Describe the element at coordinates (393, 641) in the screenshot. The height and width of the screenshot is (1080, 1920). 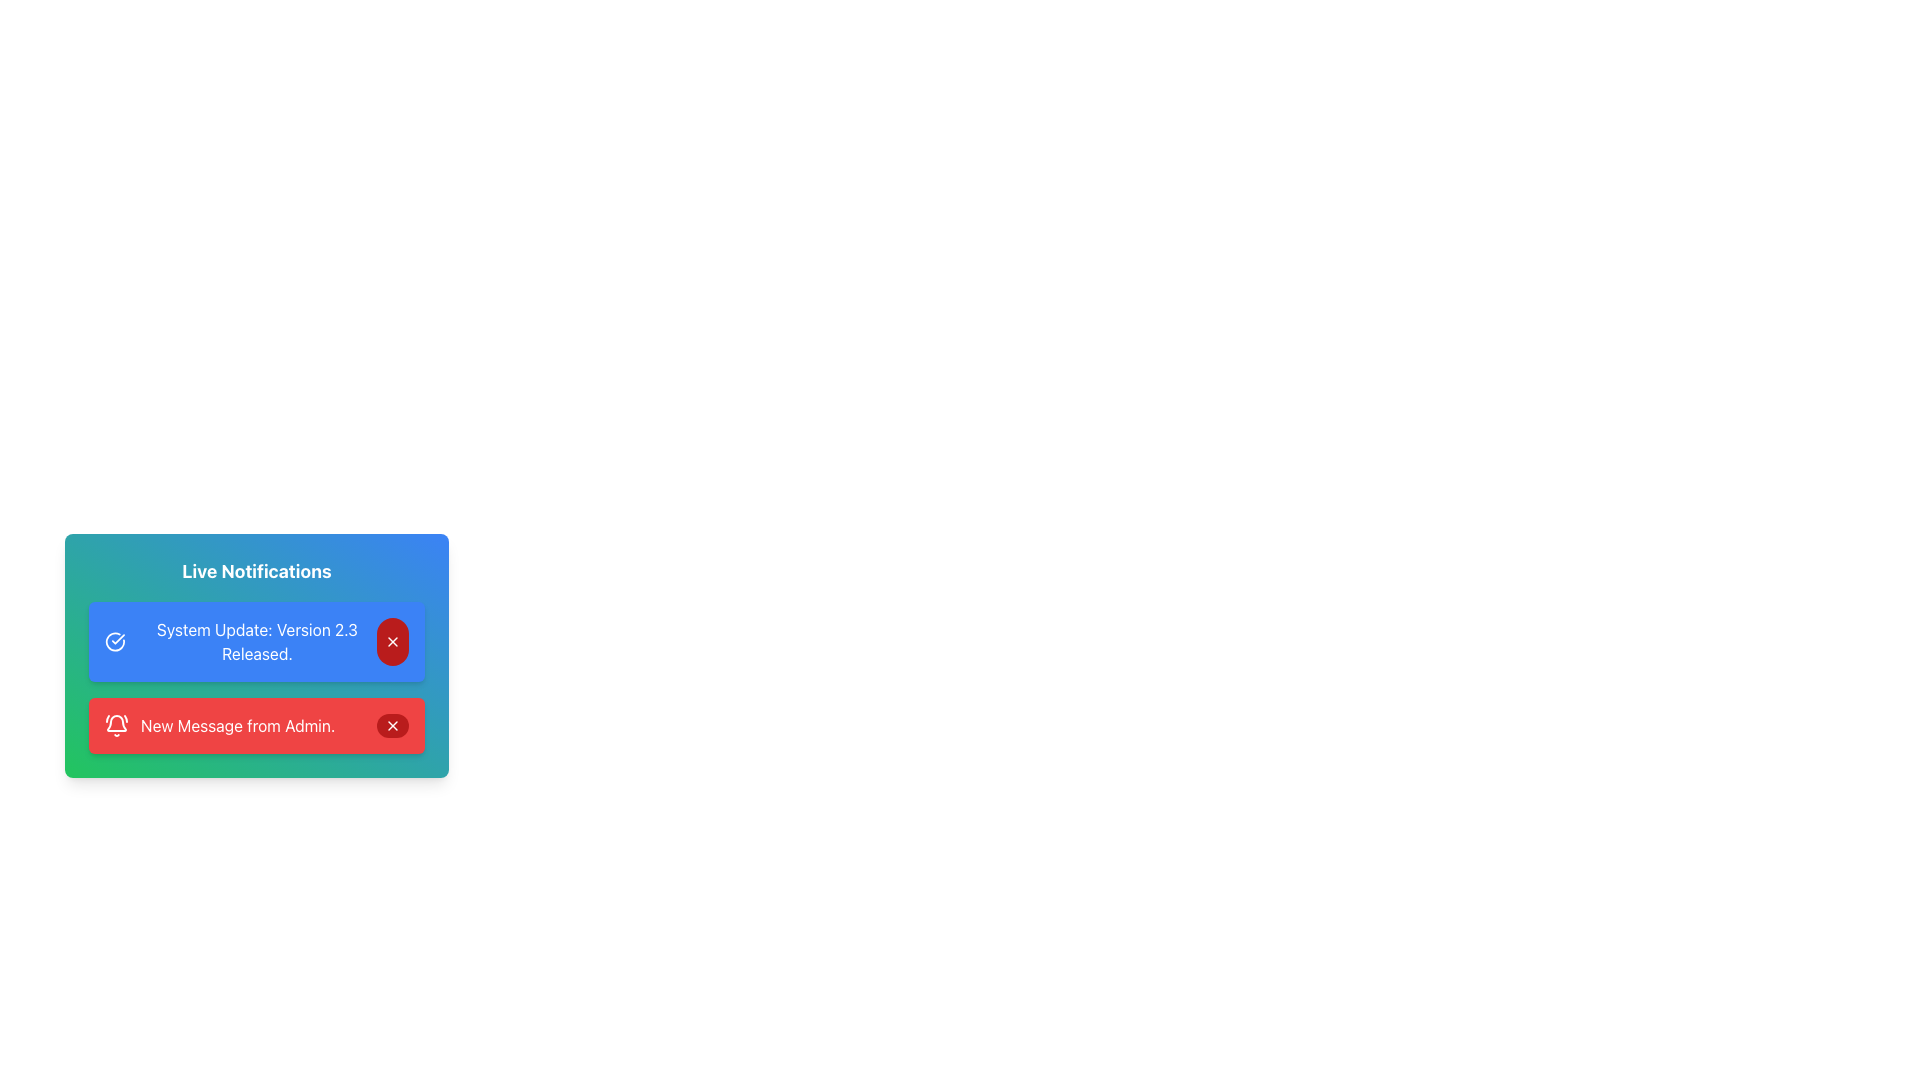
I see `the small, pill-shaped red button with an 'X' icon in the notification labeled 'System Update: Version 2.3 Released.'` at that location.